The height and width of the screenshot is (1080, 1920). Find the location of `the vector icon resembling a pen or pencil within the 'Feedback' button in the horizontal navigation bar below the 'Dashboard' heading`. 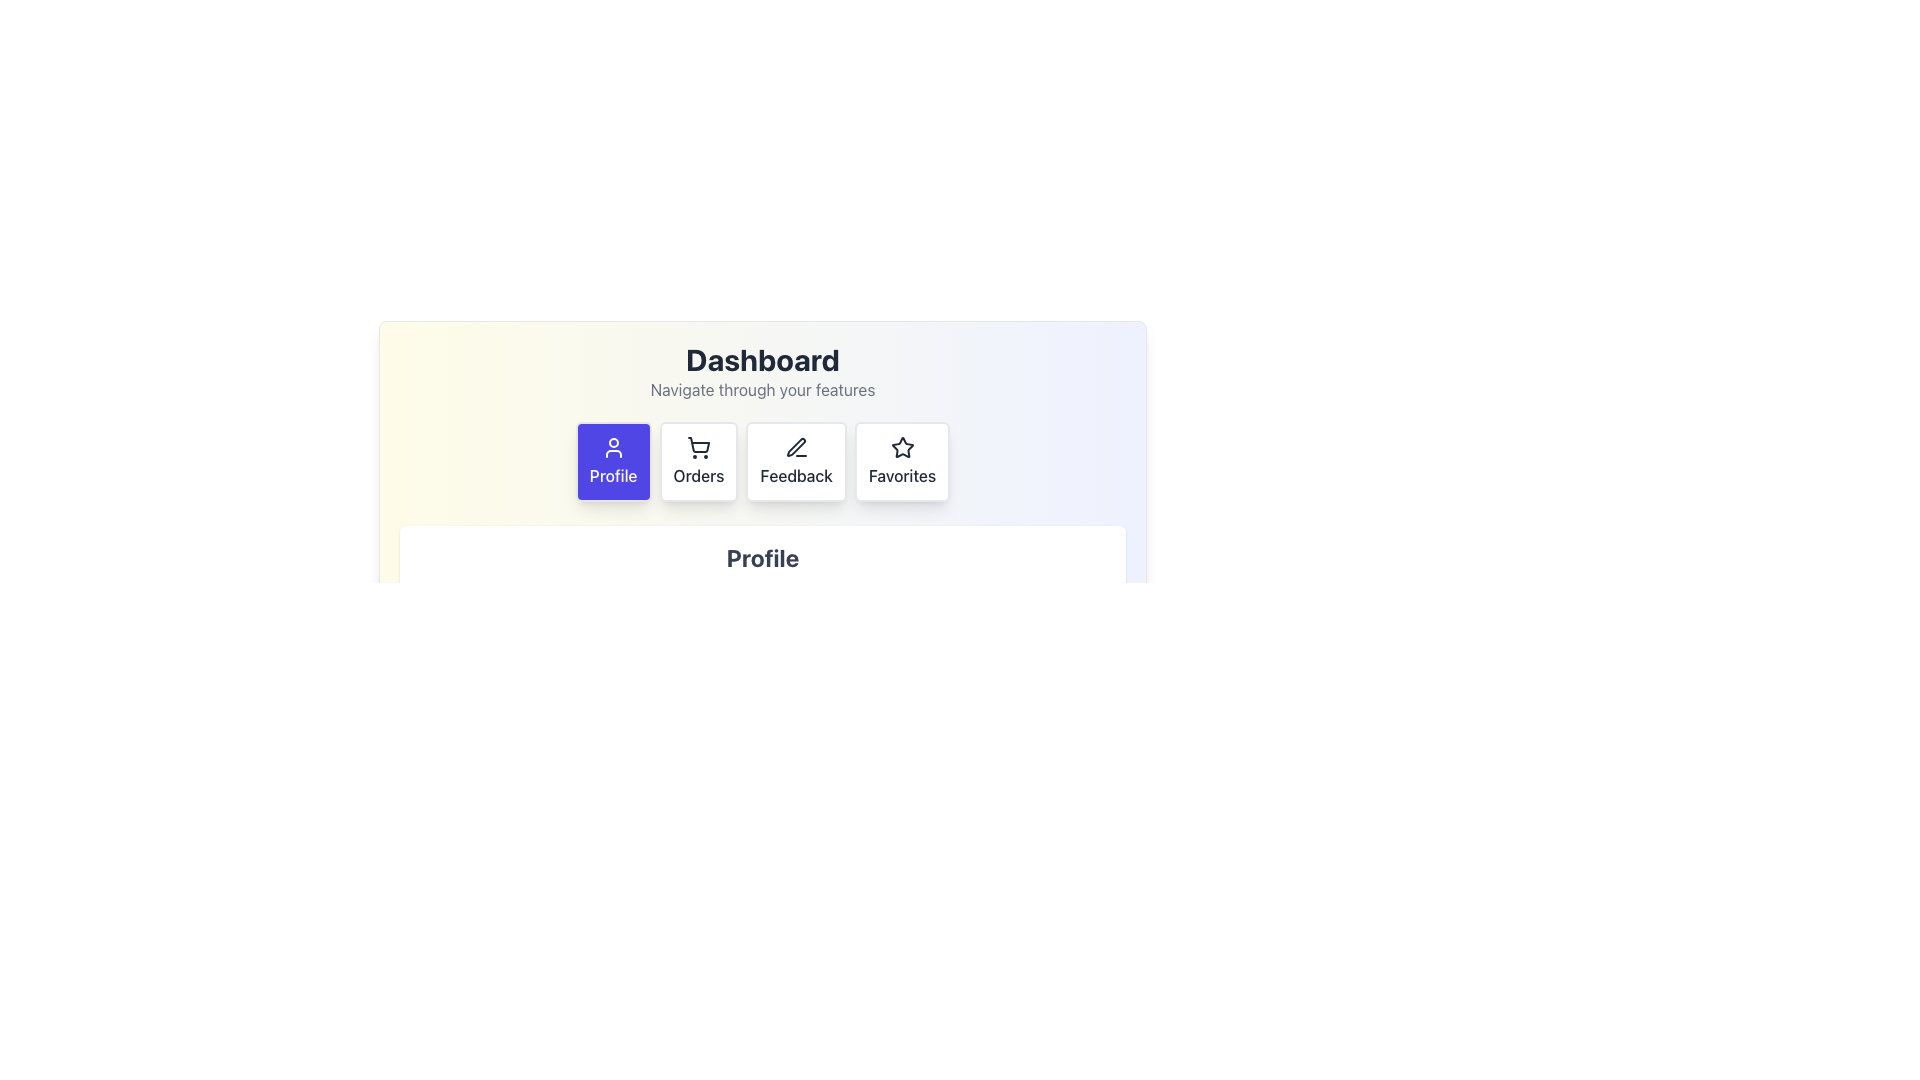

the vector icon resembling a pen or pencil within the 'Feedback' button in the horizontal navigation bar below the 'Dashboard' heading is located at coordinates (795, 446).